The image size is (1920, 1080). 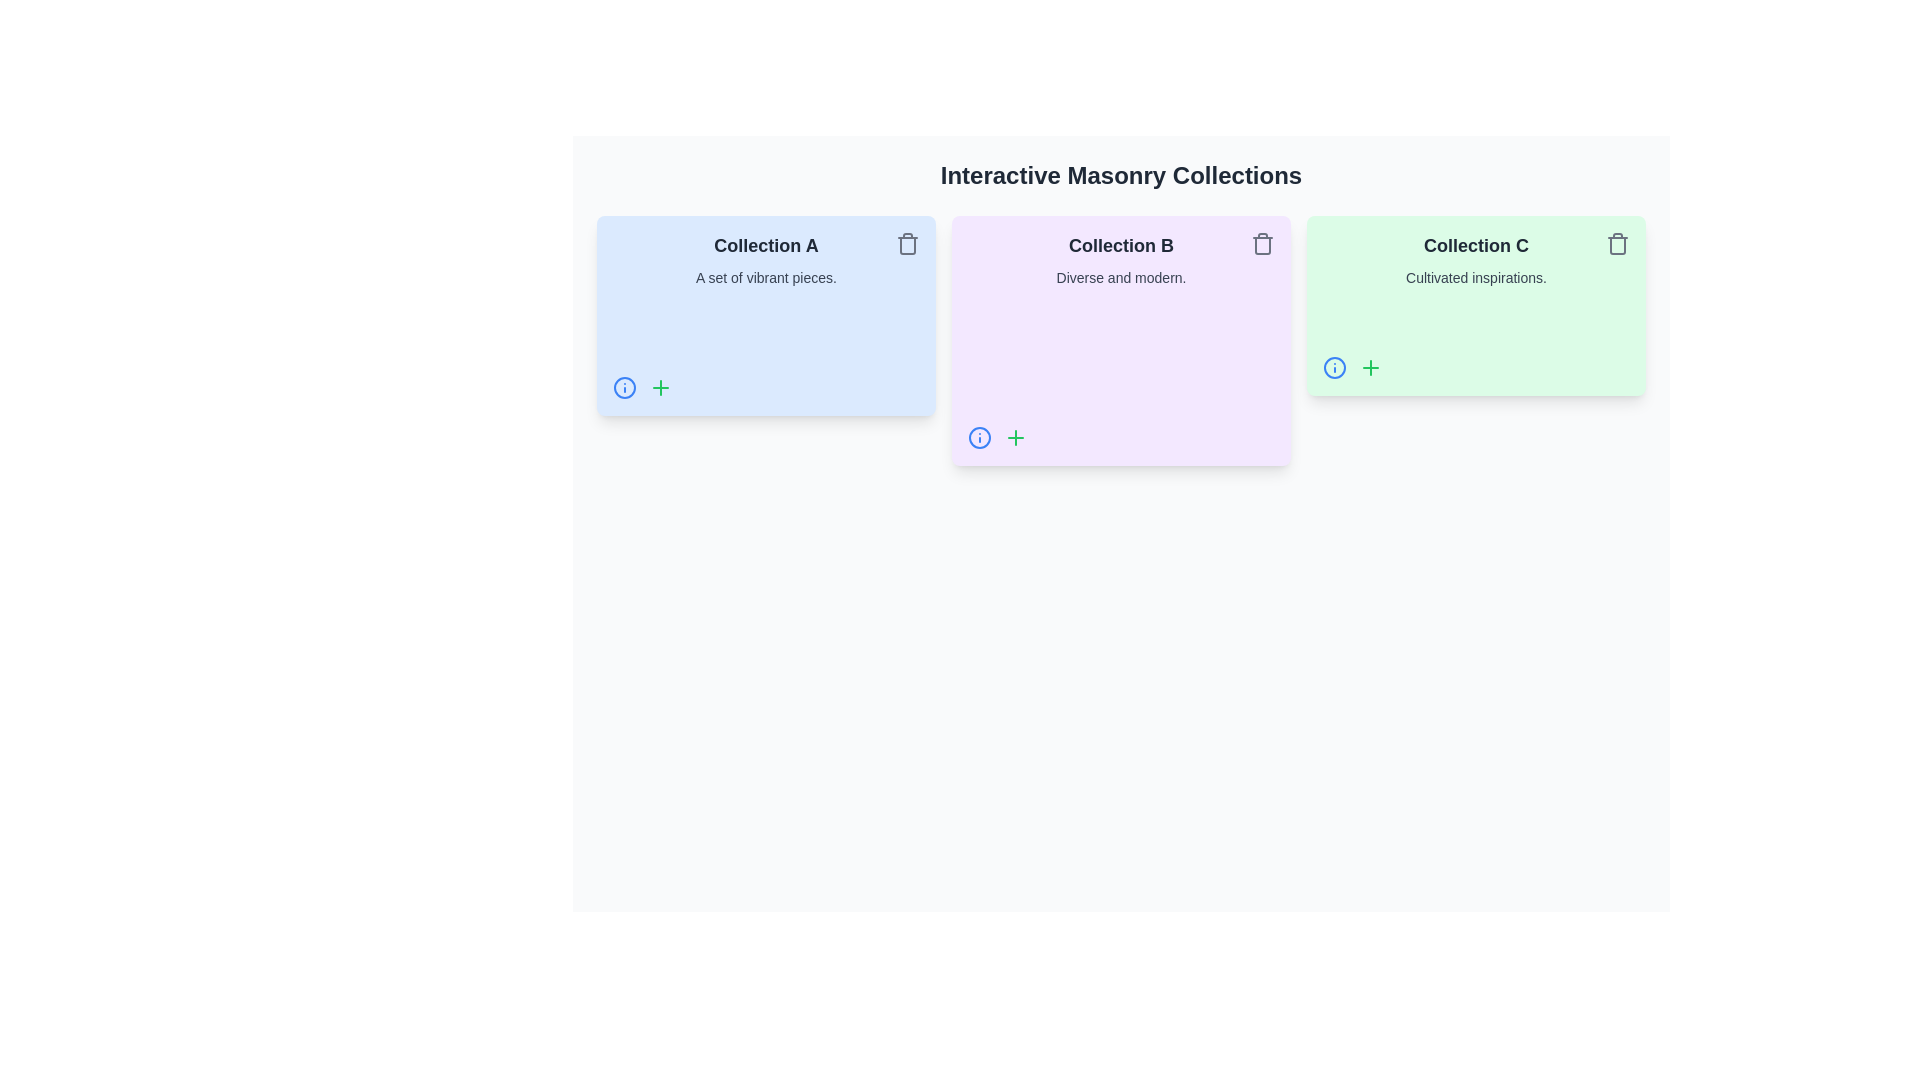 I want to click on the interactive icon button in the bottom-left corner of the 'Collection B' card, so click(x=979, y=437).